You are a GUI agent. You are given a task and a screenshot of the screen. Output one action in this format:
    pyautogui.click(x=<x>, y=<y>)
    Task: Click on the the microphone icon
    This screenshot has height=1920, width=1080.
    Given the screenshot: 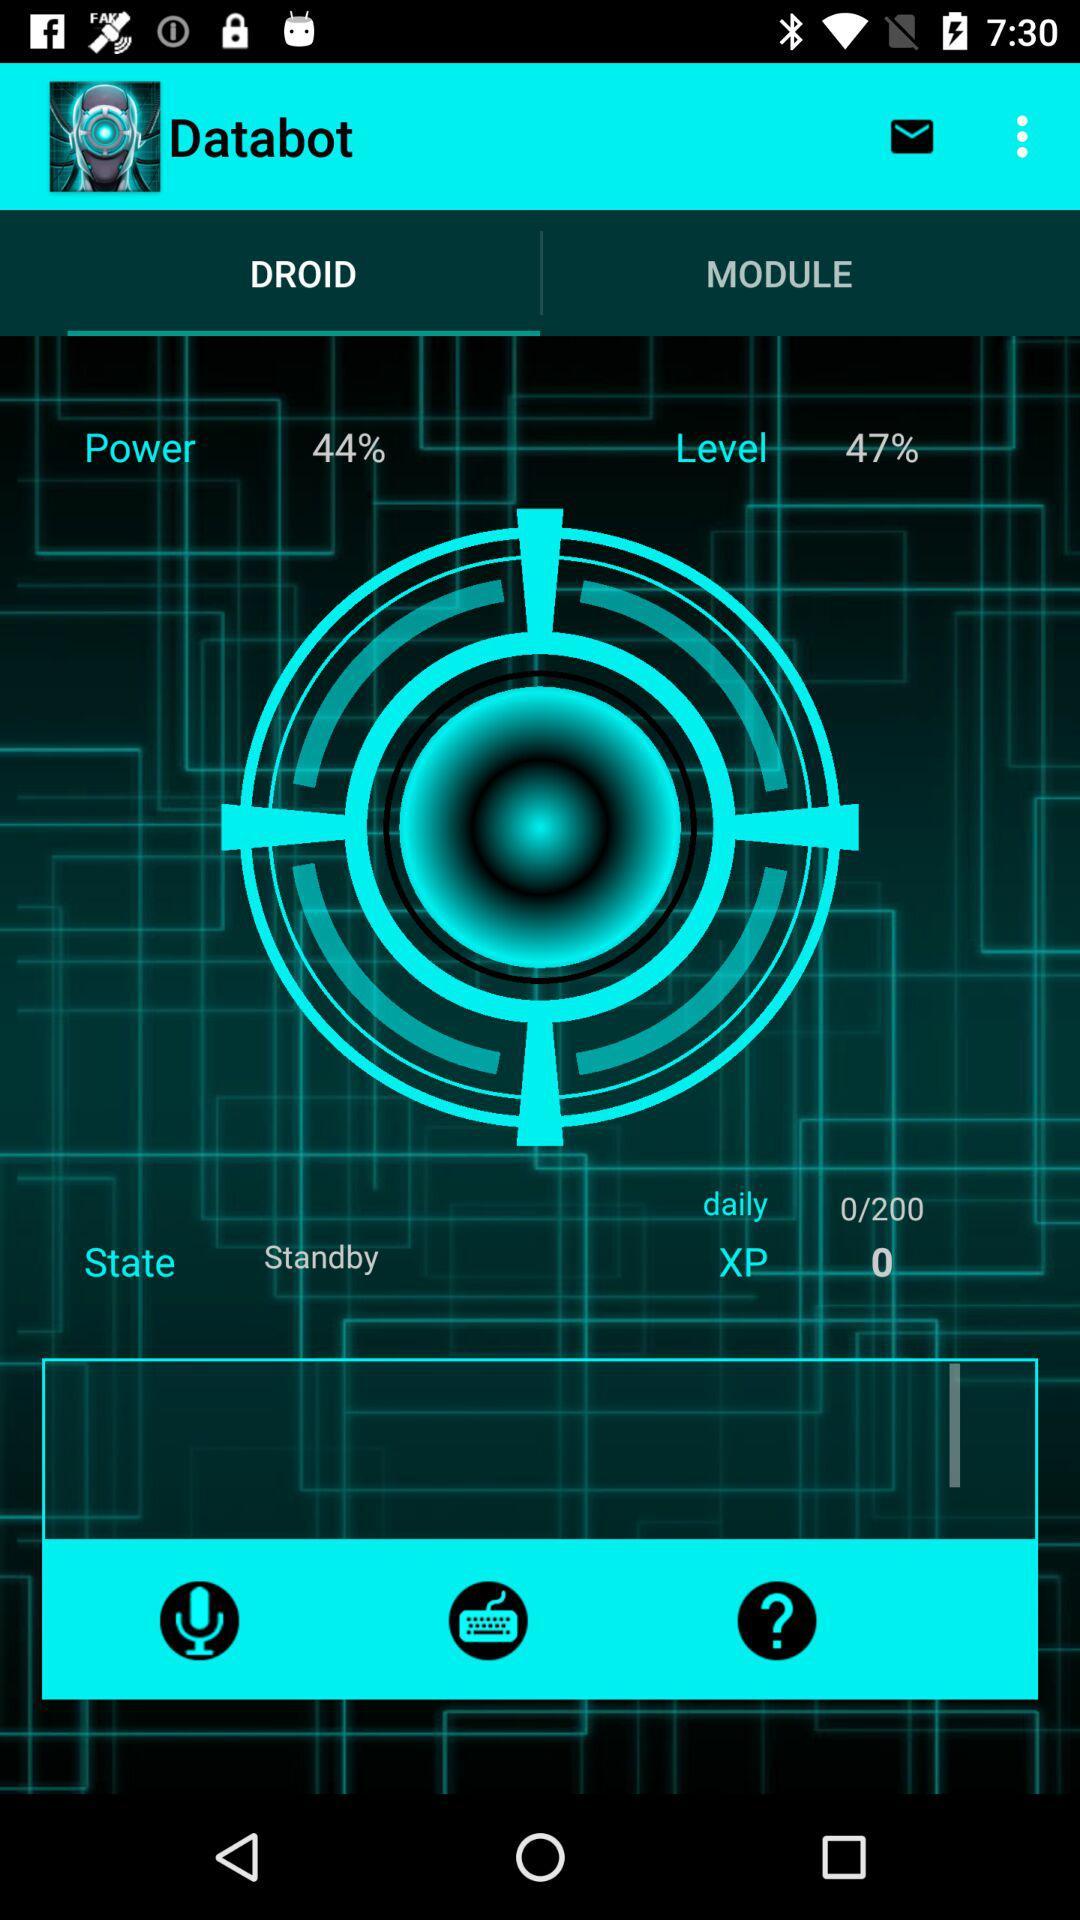 What is the action you would take?
    pyautogui.click(x=199, y=1620)
    